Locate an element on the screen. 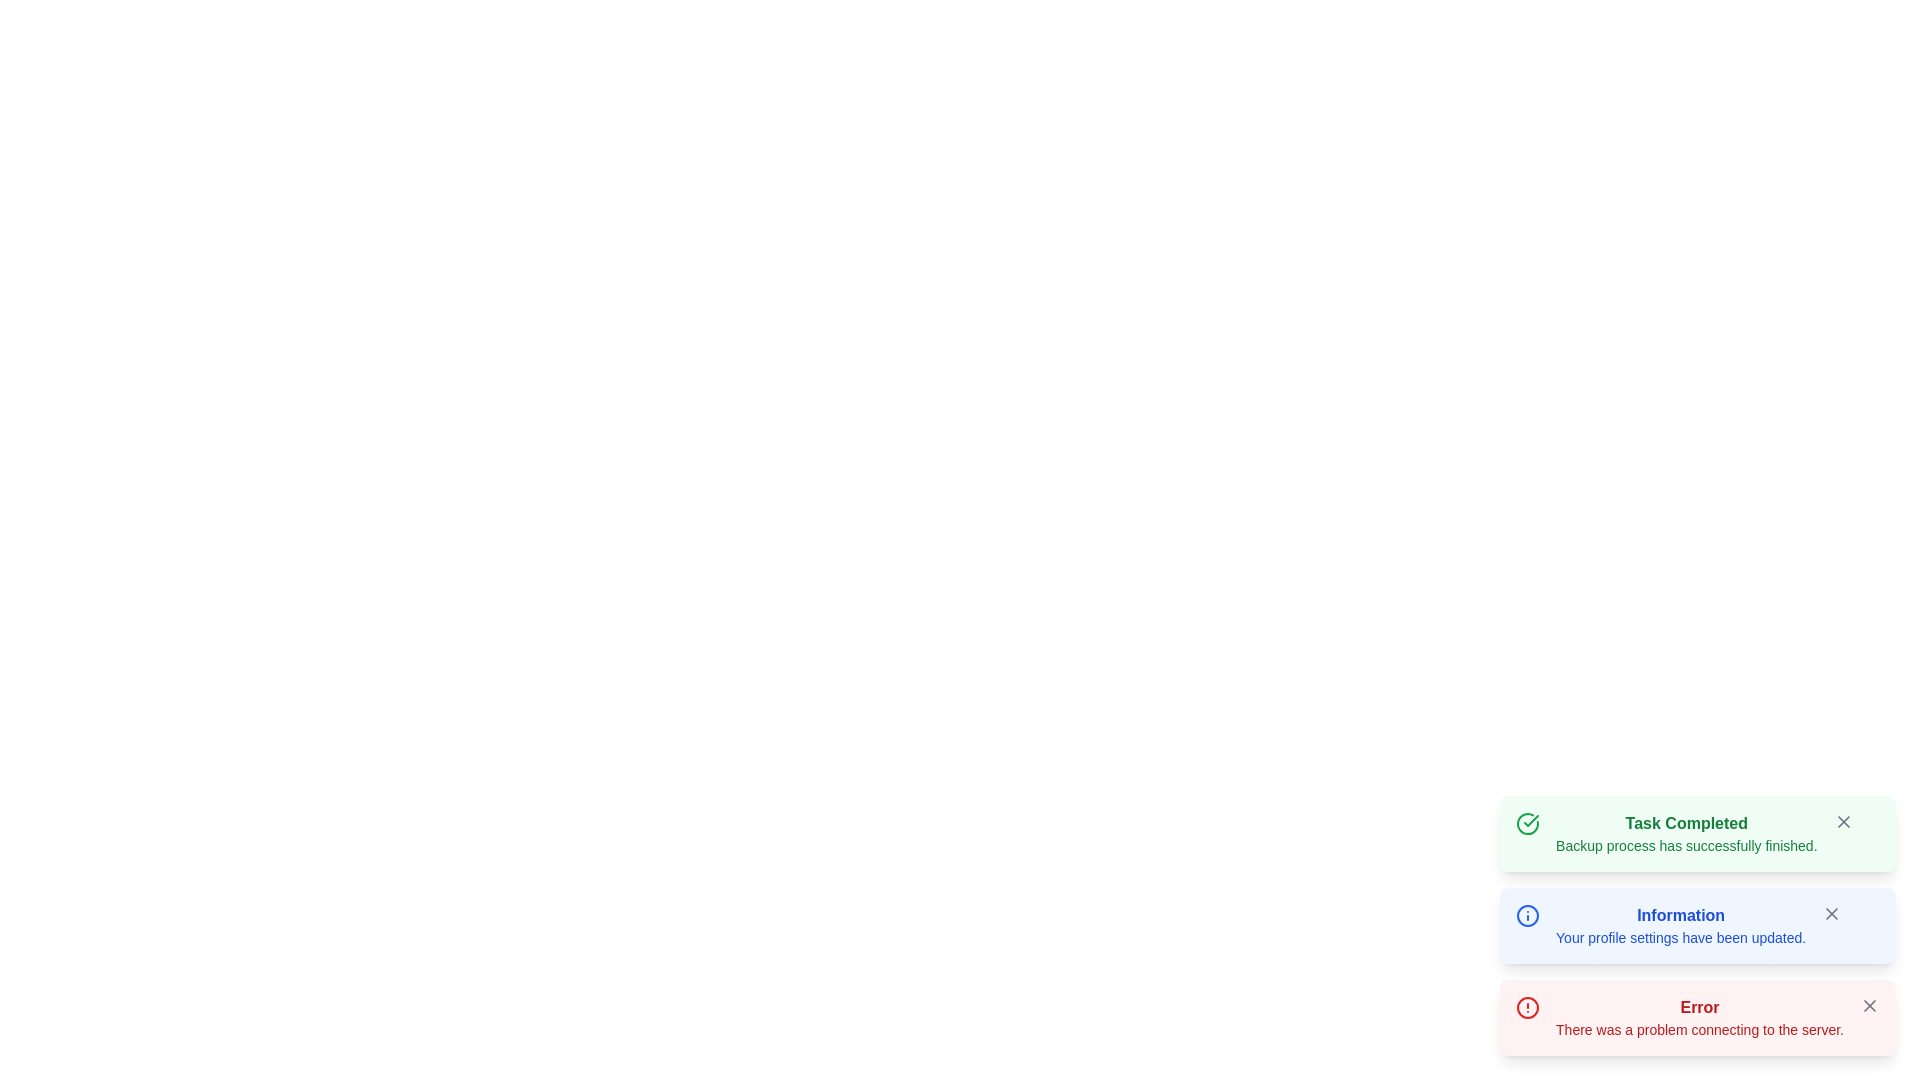 This screenshot has width=1920, height=1080. notification text indicating that the user's profile settings were successfully updated, which is centrally positioned within a block in the UI is located at coordinates (1680, 925).